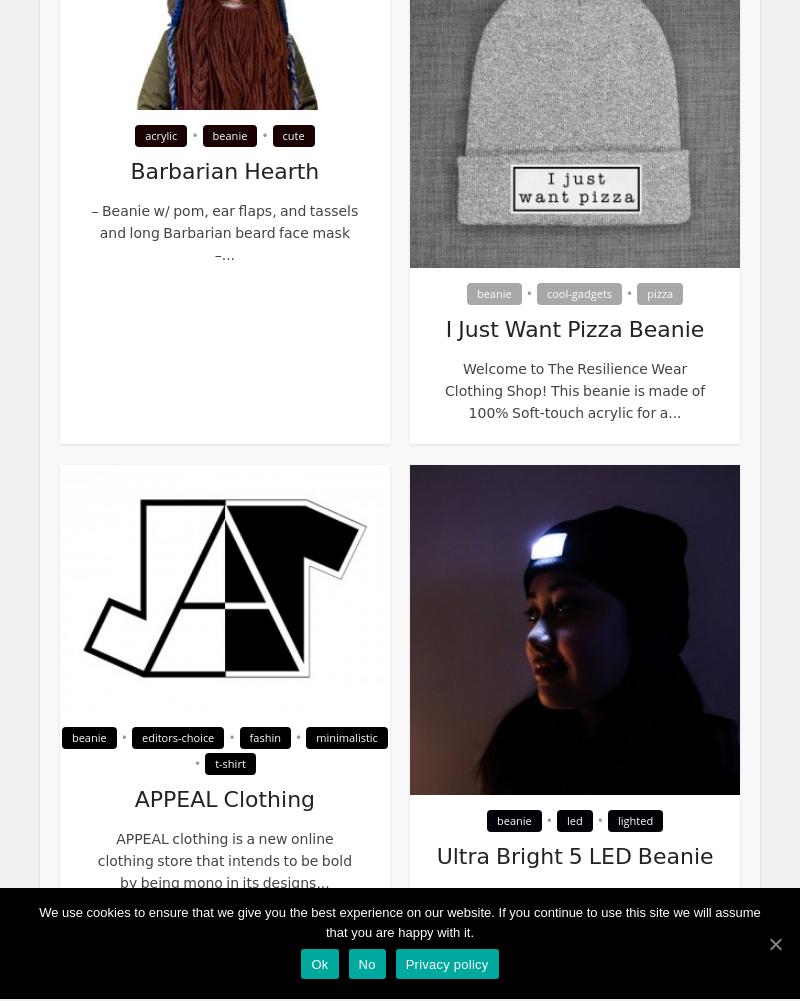 This screenshot has width=800, height=1001. I want to click on 'APPEAL clothing is a new online clothing store that intends to be bold by being mono in its designs...', so click(96, 860).